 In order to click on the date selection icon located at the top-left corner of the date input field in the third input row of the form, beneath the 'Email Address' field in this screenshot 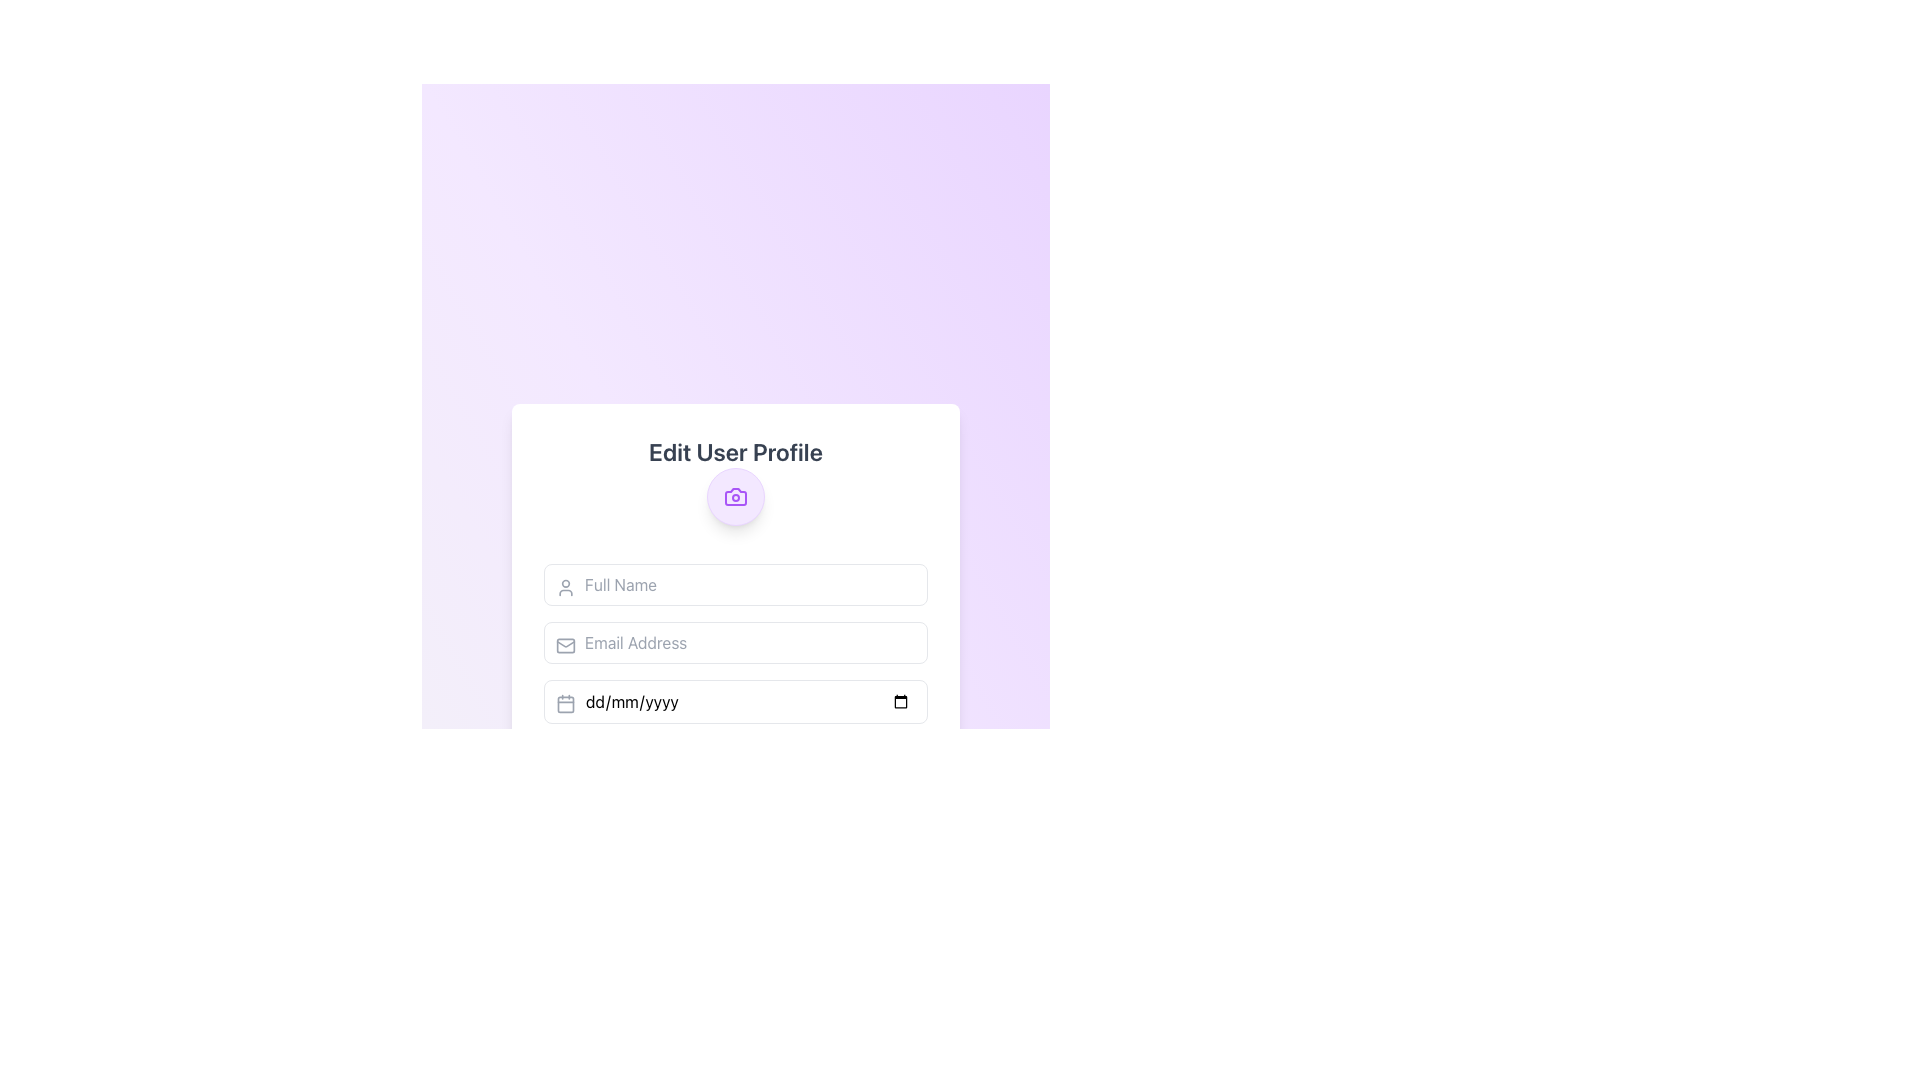, I will do `click(565, 703)`.